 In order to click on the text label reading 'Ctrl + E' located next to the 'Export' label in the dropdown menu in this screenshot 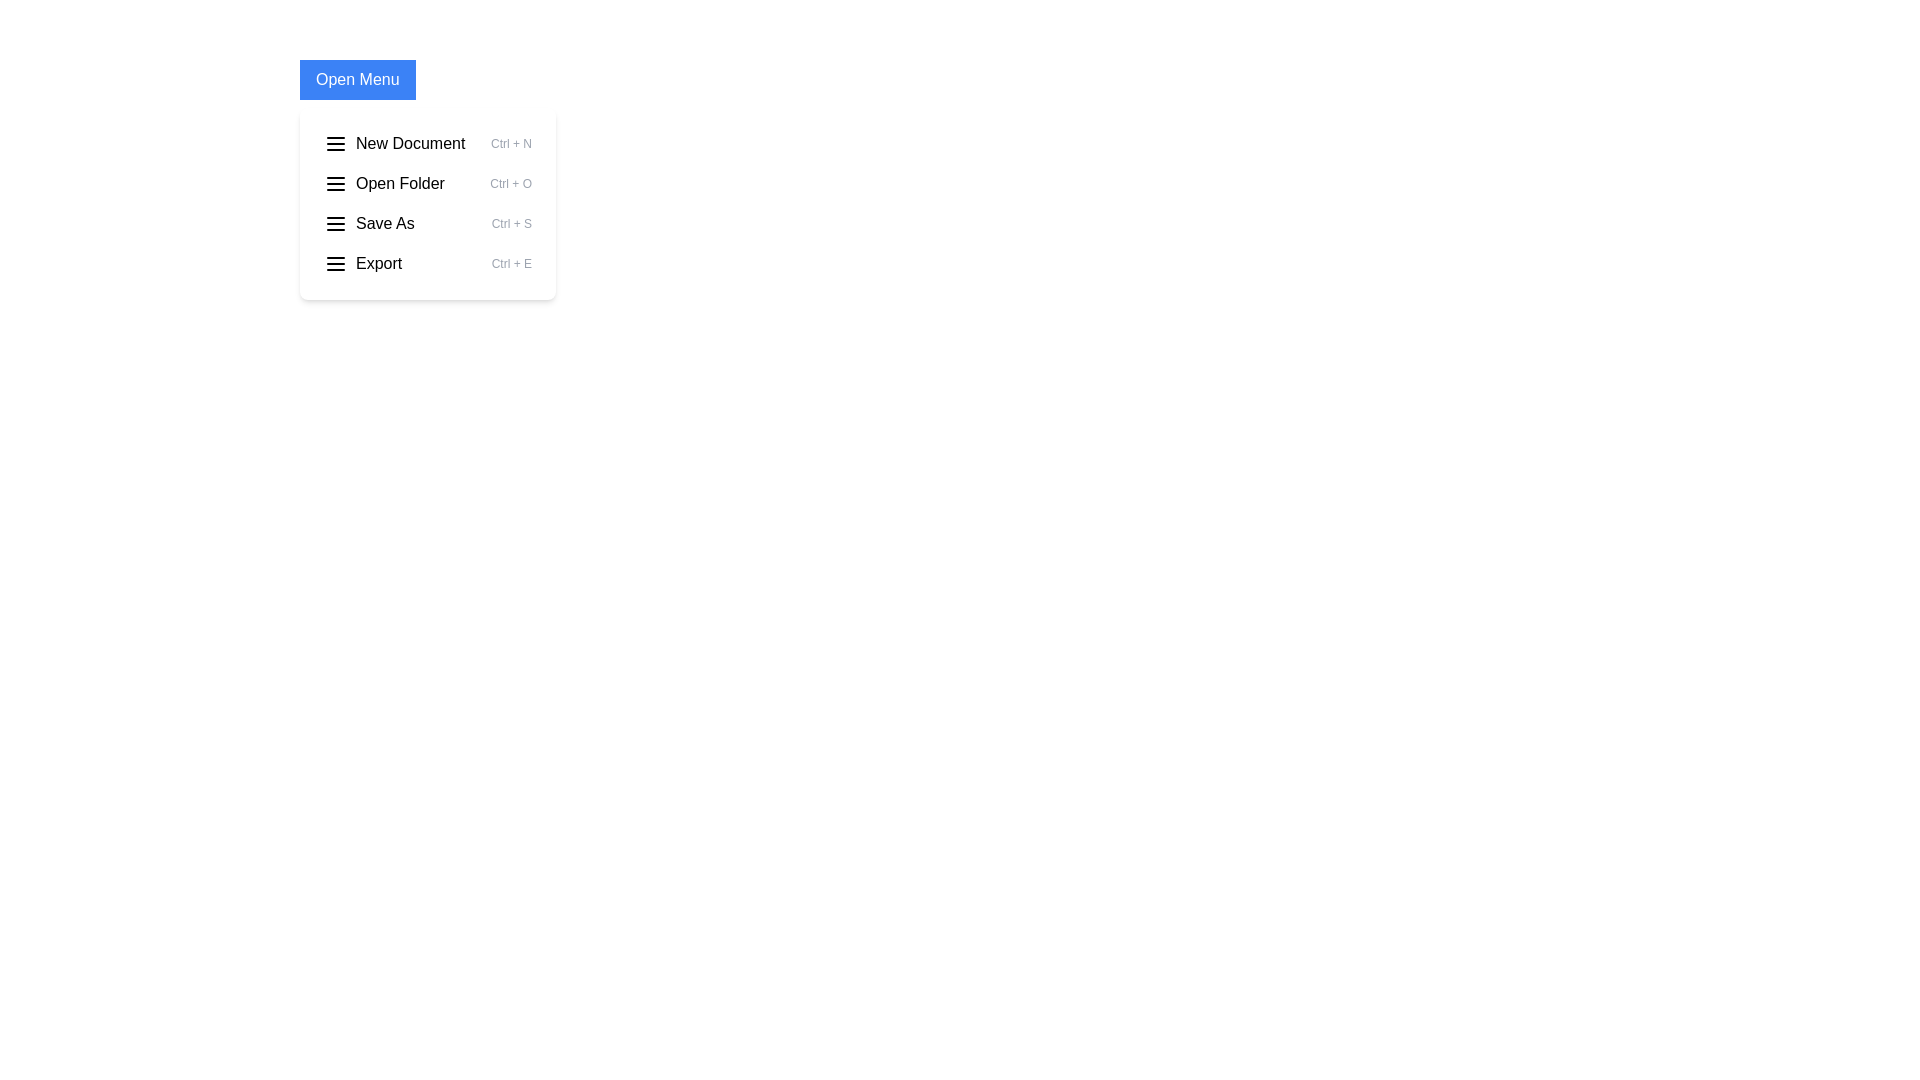, I will do `click(511, 262)`.